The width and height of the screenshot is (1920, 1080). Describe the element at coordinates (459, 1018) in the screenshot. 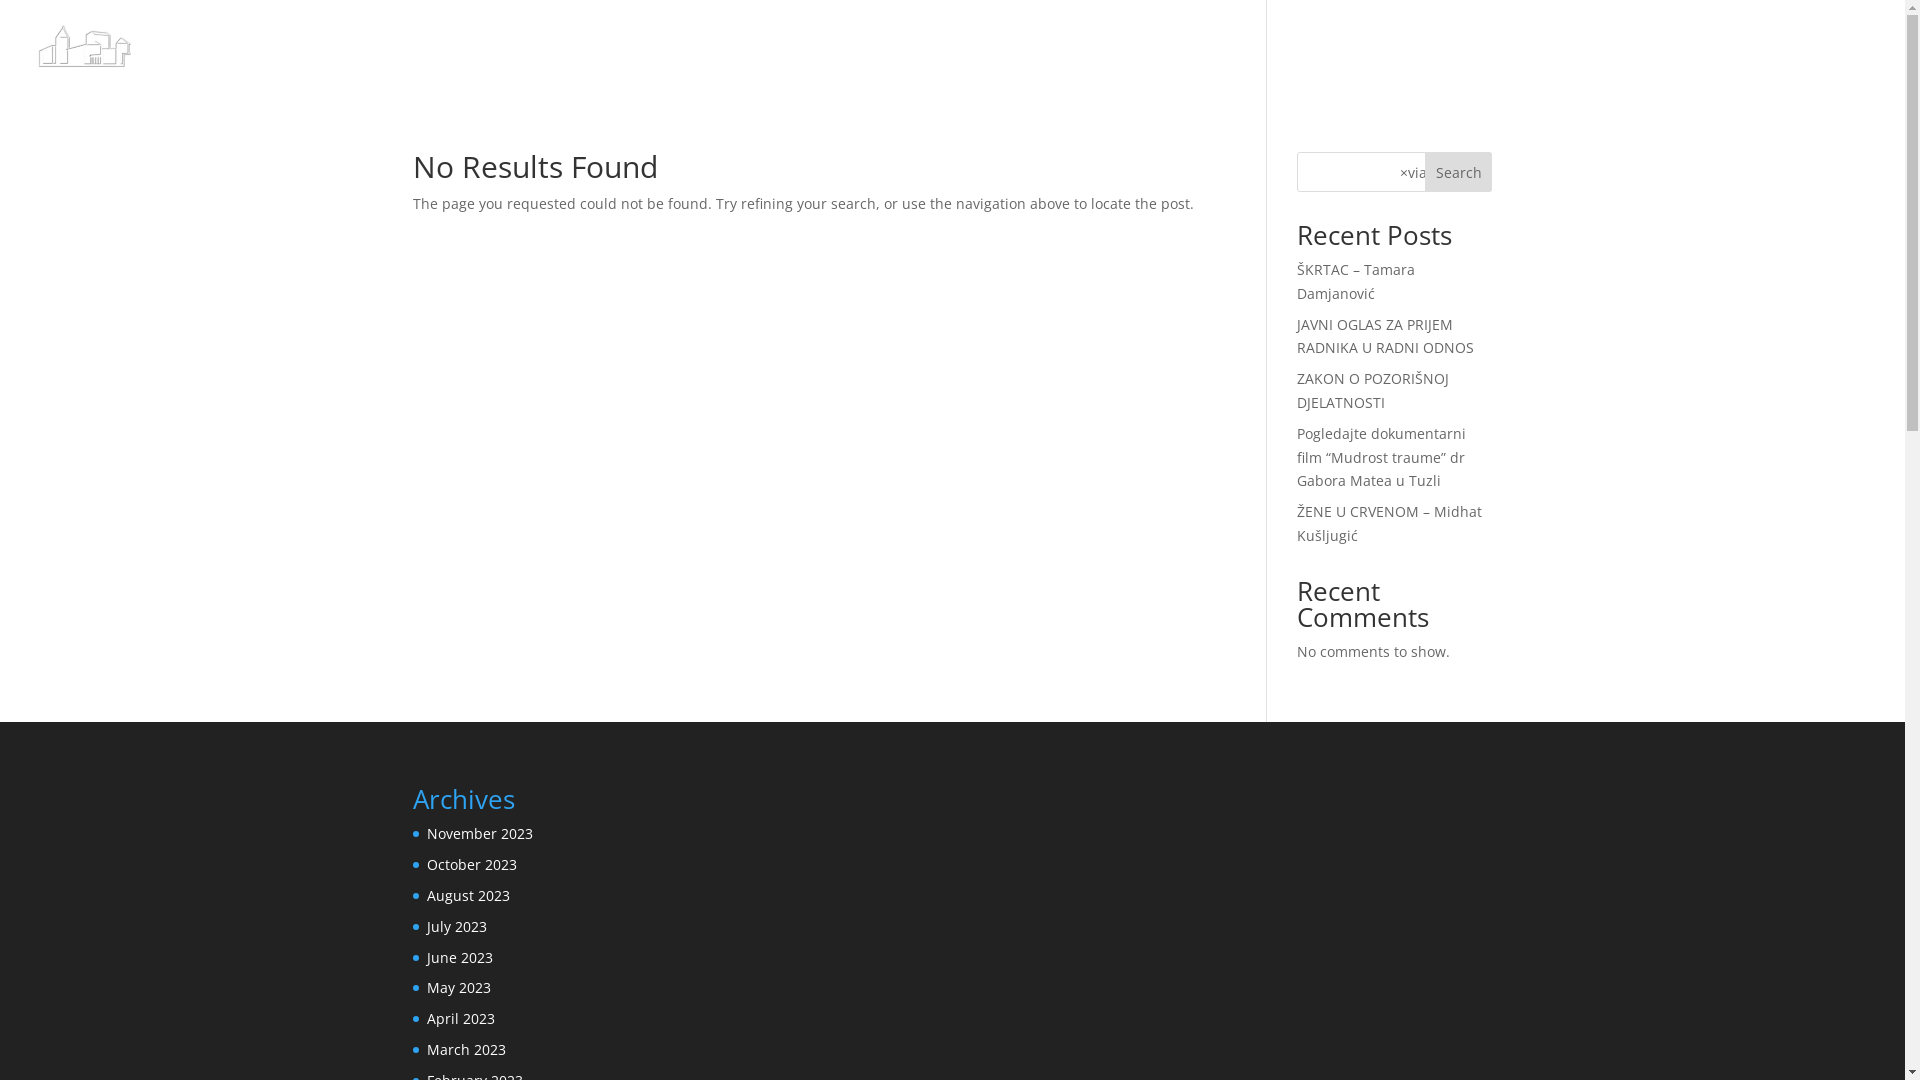

I see `'April 2023'` at that location.